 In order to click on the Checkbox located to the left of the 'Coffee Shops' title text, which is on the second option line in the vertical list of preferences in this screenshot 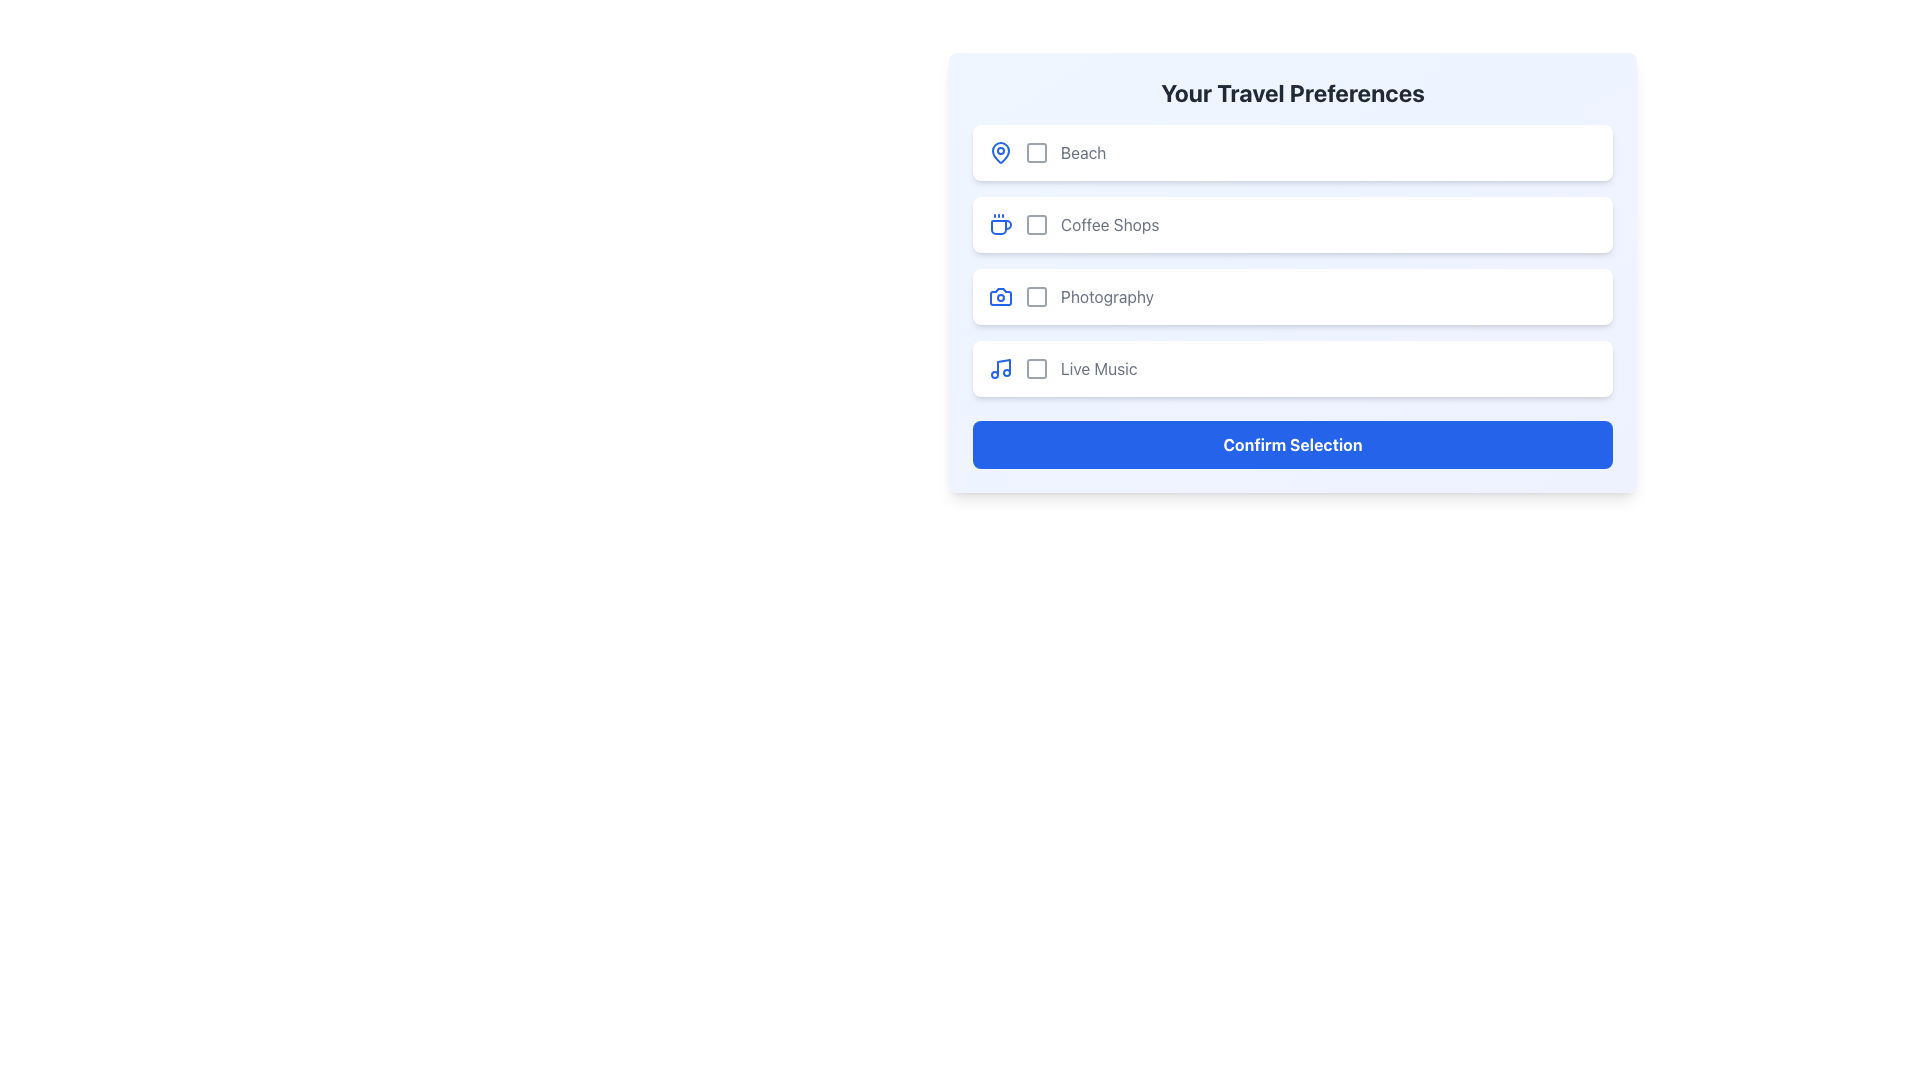, I will do `click(1036, 224)`.